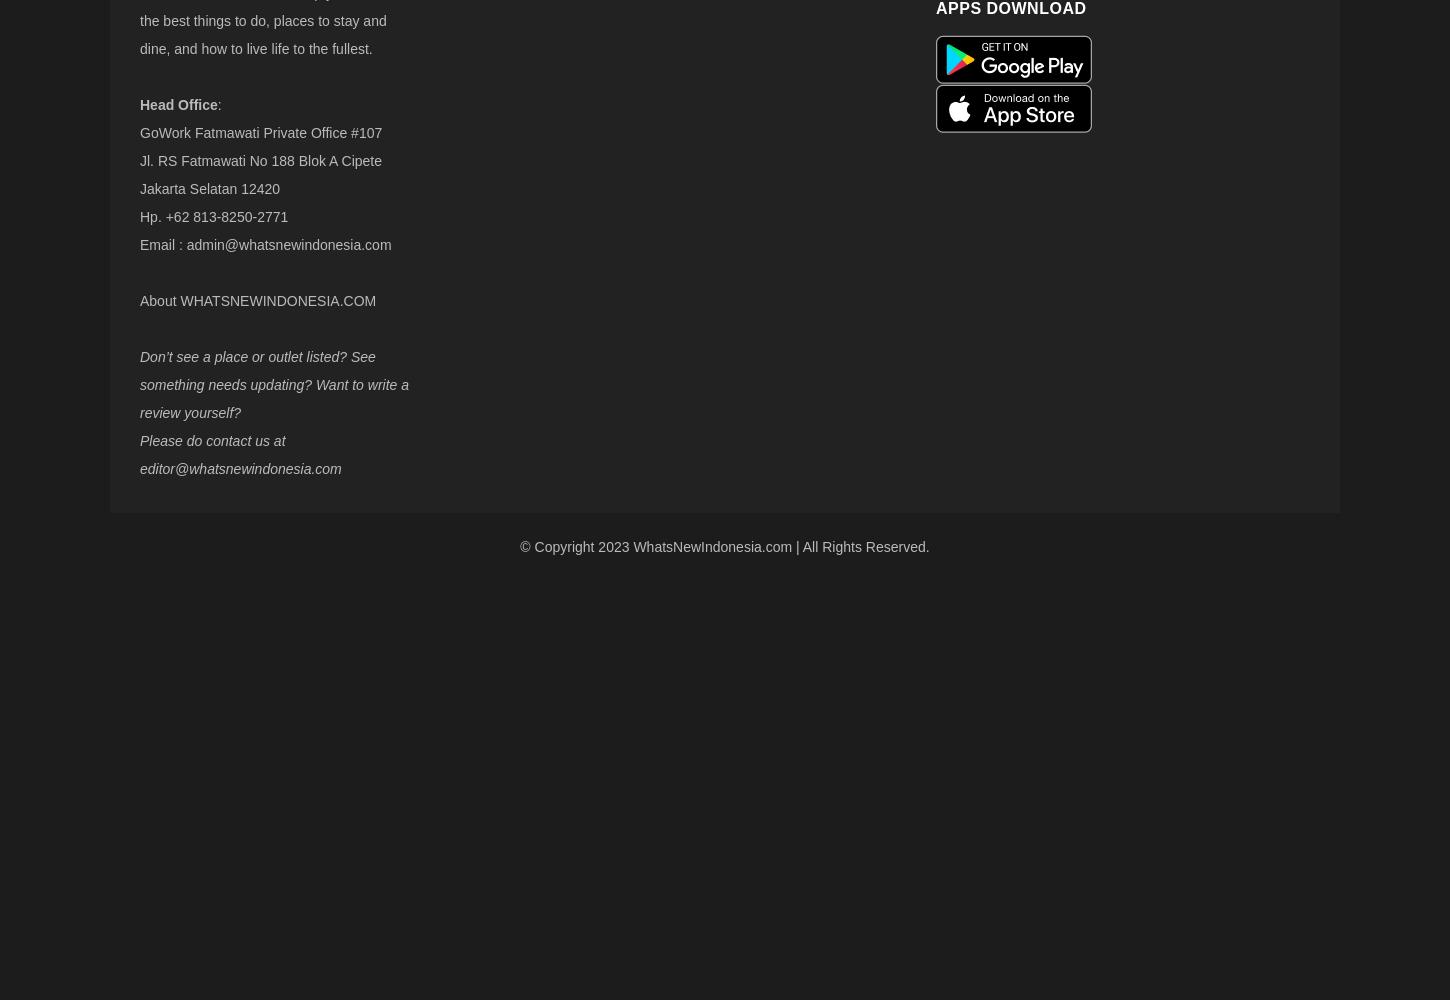  Describe the element at coordinates (274, 385) in the screenshot. I see `'Don’t see a place or outlet listed? See something needs updating? Want to write a review yourself?'` at that location.